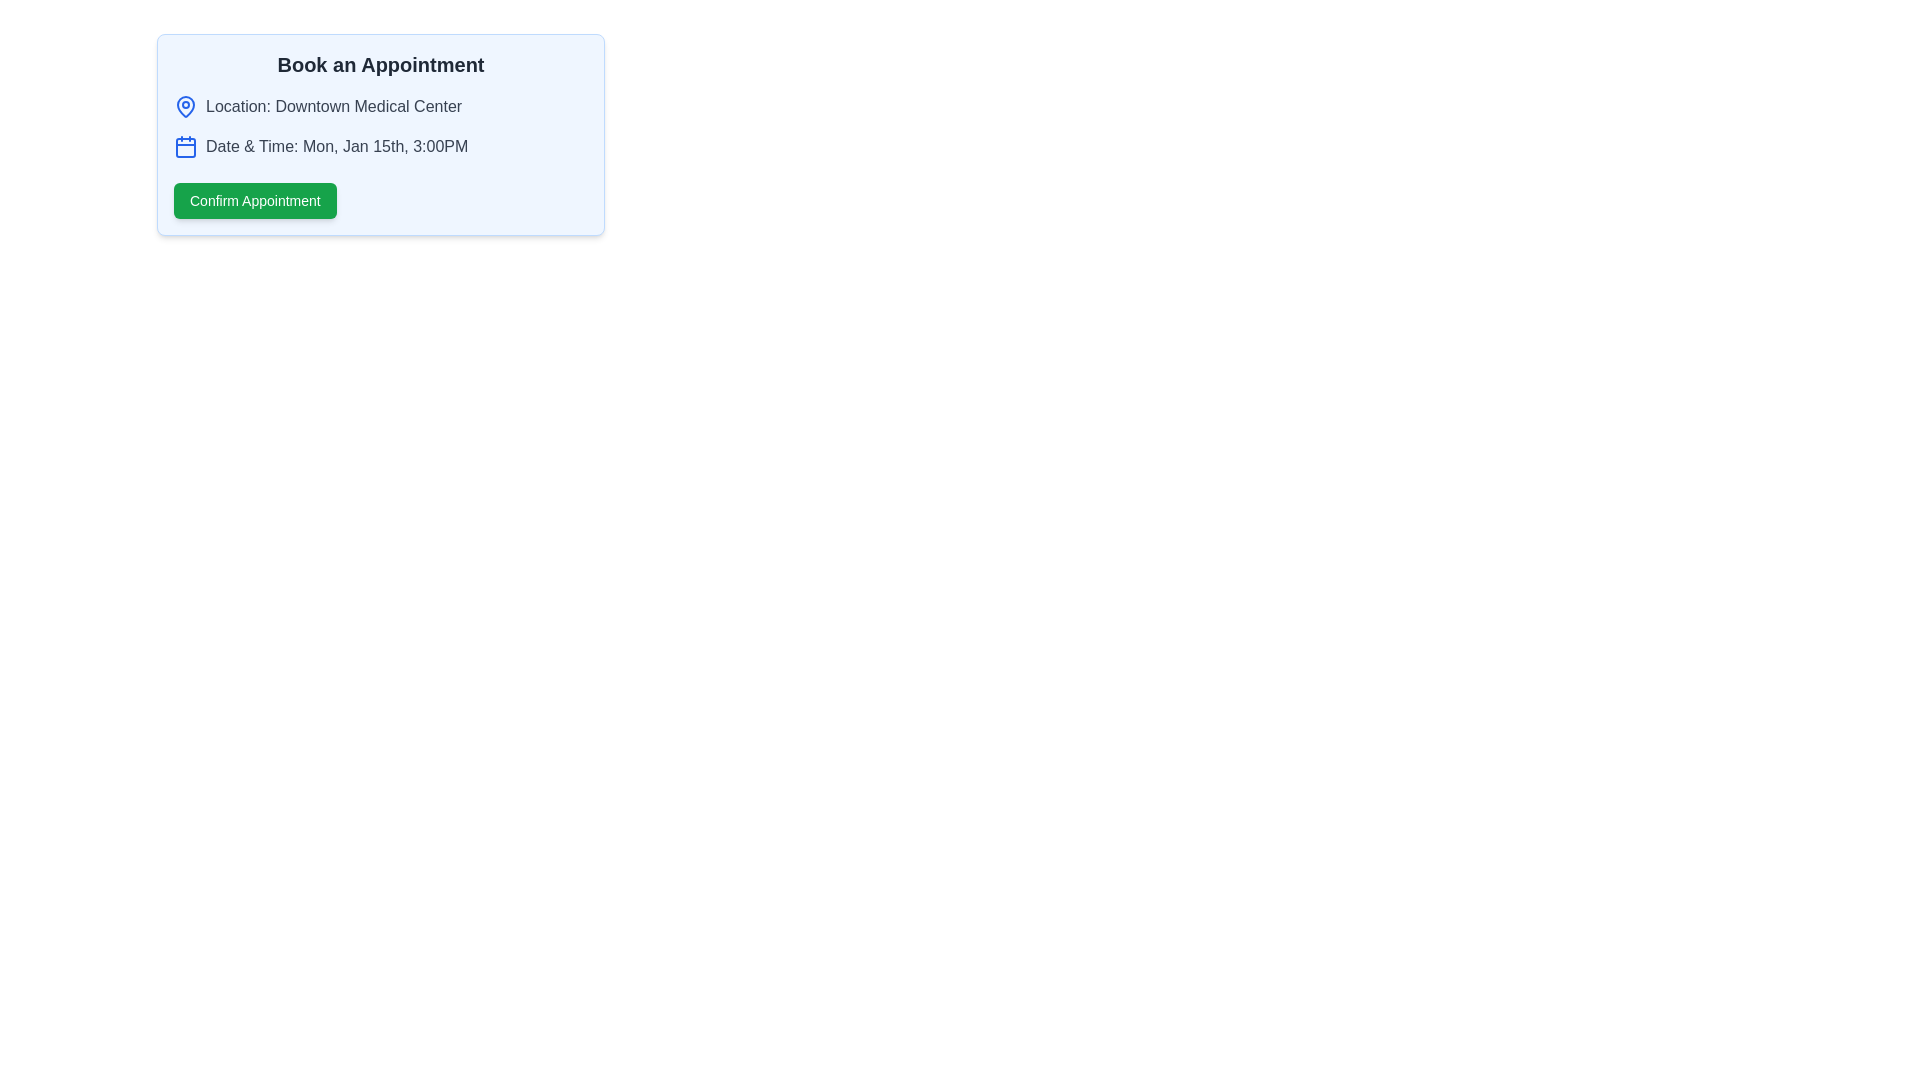 Image resolution: width=1920 pixels, height=1080 pixels. What do you see at coordinates (380, 145) in the screenshot?
I see `the 'Appointment Date and Time' Text with Icon located below the 'Location: Downtown Medical Center' text and above the 'Confirm Appointment' button in the 'Book an Appointment' section` at bounding box center [380, 145].